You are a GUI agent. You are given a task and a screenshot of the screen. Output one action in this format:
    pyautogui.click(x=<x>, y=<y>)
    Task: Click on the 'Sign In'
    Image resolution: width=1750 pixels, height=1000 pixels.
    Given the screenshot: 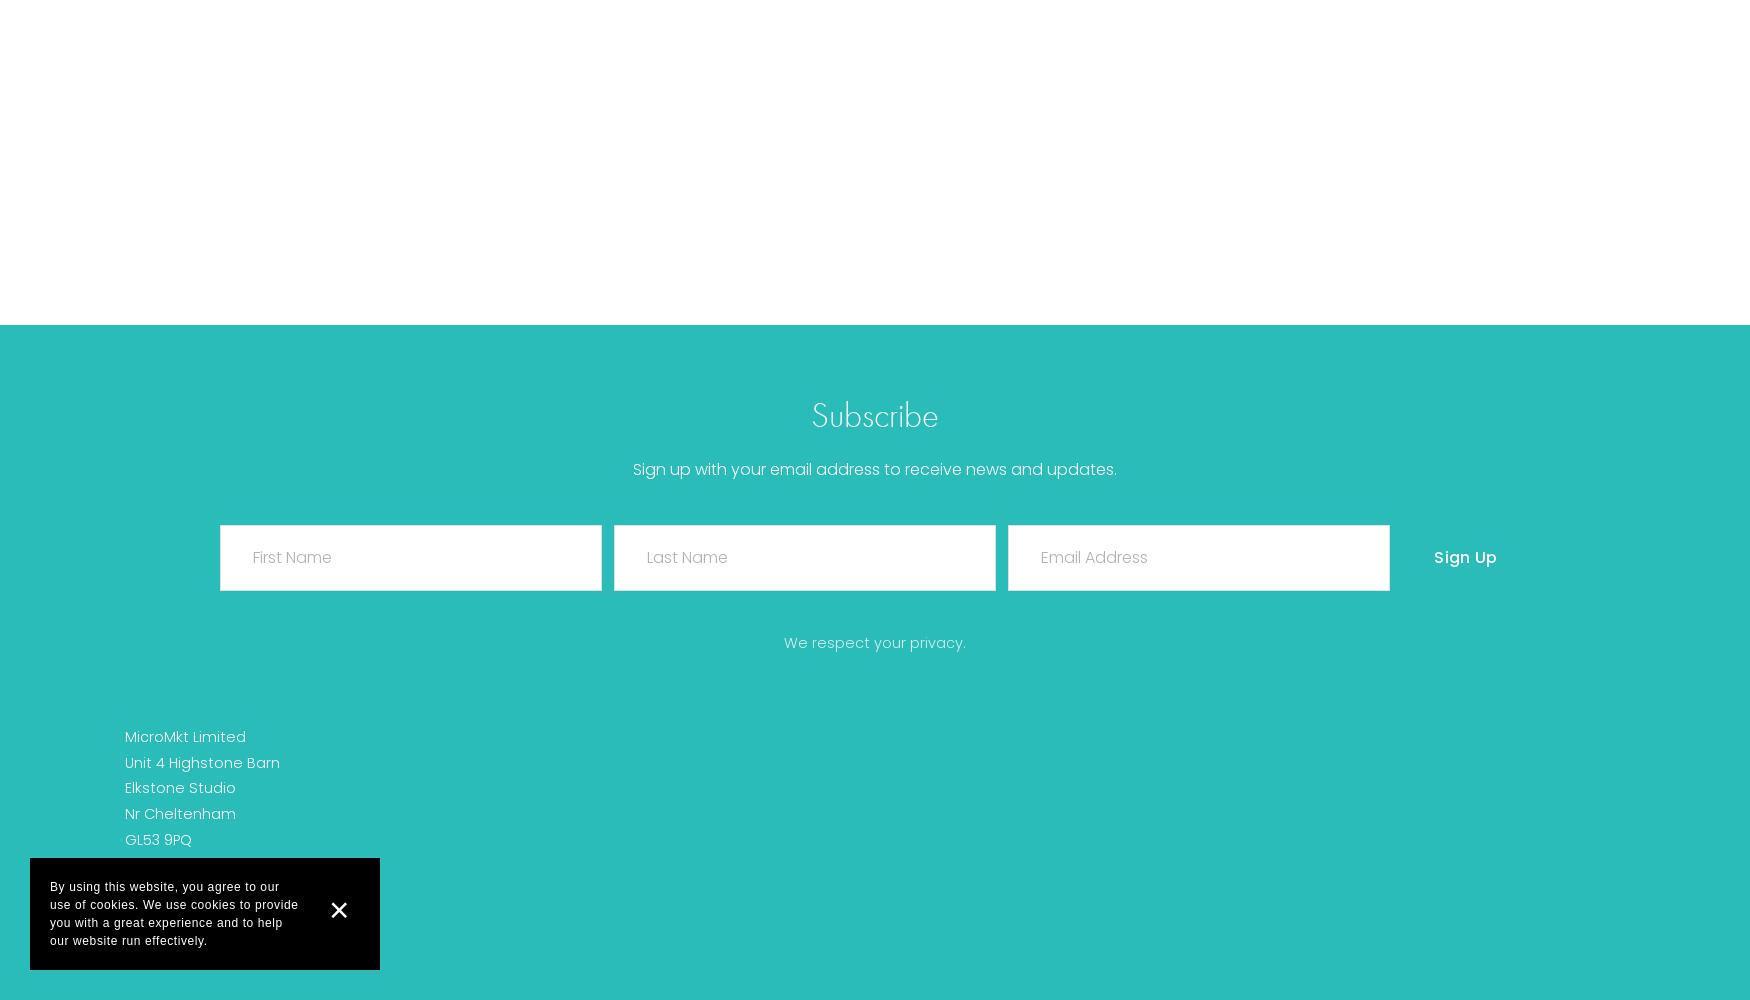 What is the action you would take?
    pyautogui.click(x=704, y=312)
    